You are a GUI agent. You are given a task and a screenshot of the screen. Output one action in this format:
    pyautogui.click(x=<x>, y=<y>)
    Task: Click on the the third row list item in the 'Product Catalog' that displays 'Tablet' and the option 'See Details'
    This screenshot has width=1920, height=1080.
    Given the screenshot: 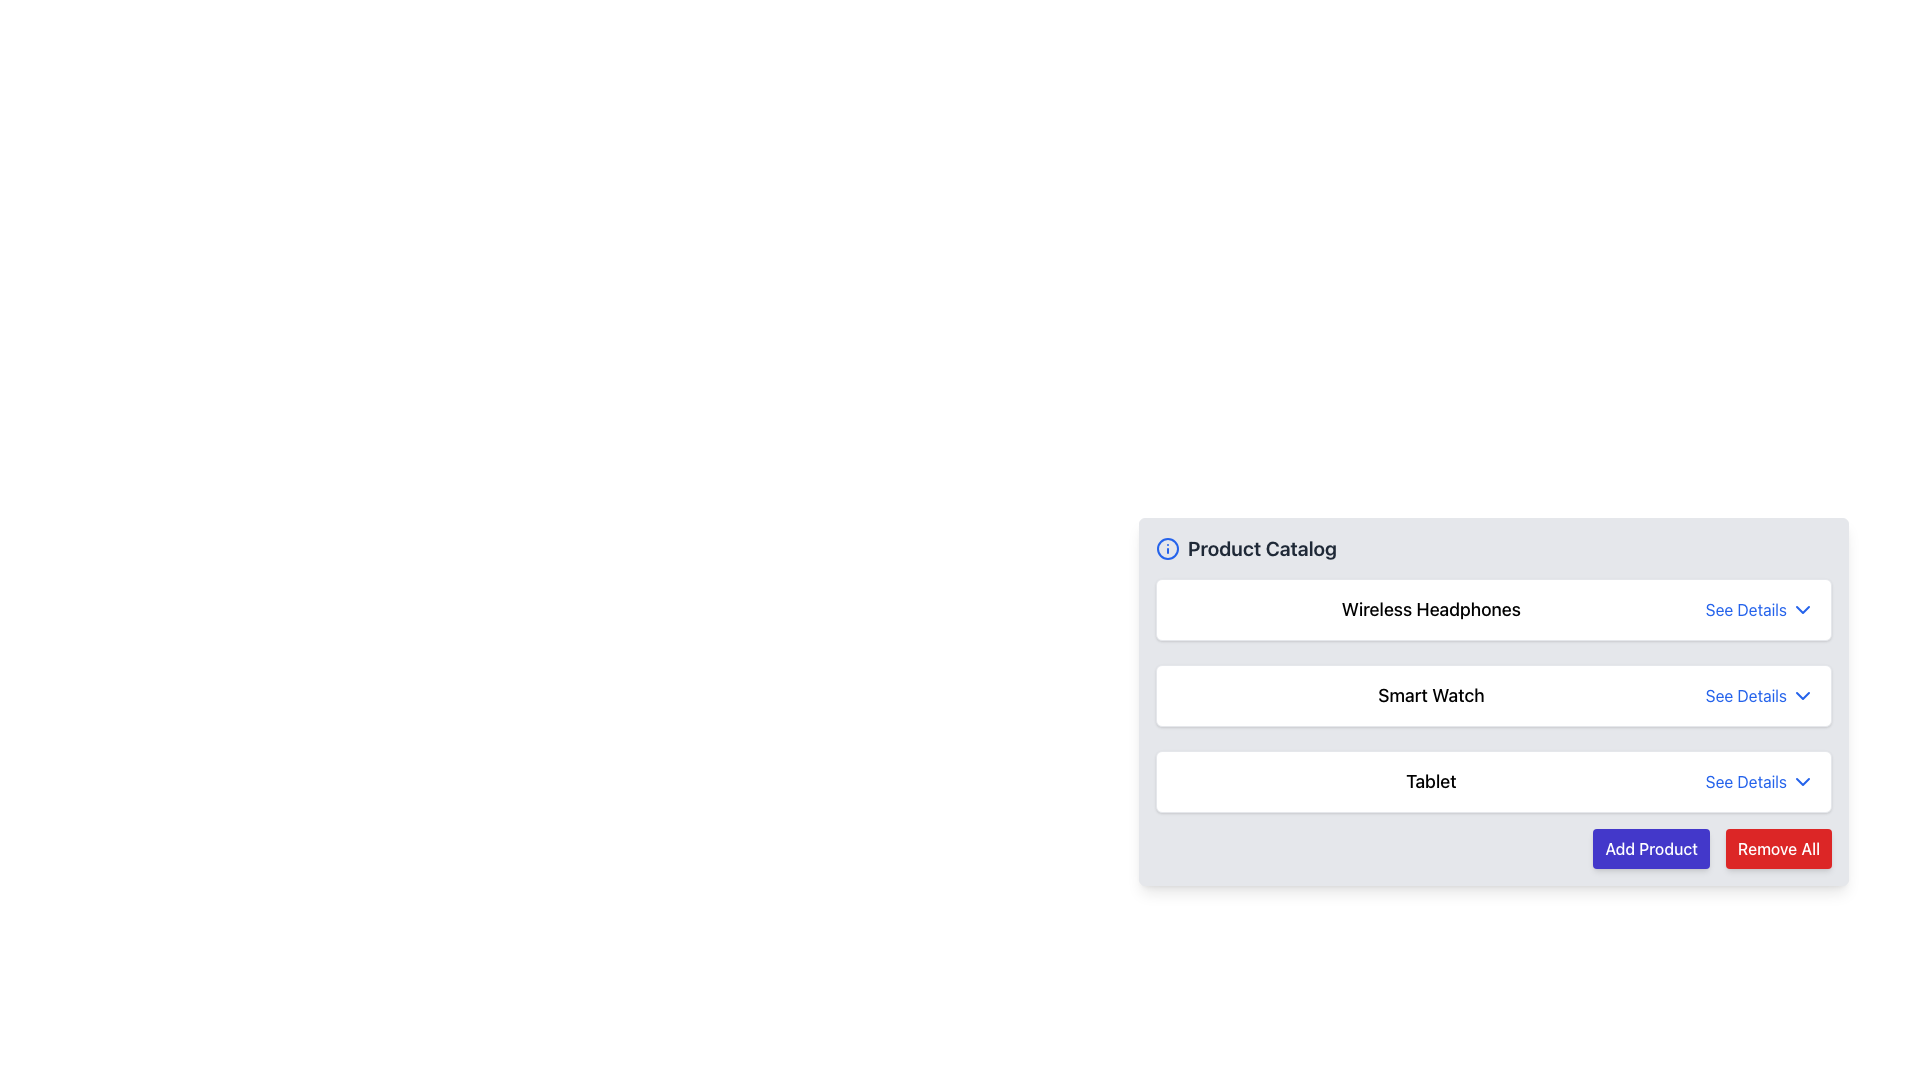 What is the action you would take?
    pyautogui.click(x=1493, y=781)
    